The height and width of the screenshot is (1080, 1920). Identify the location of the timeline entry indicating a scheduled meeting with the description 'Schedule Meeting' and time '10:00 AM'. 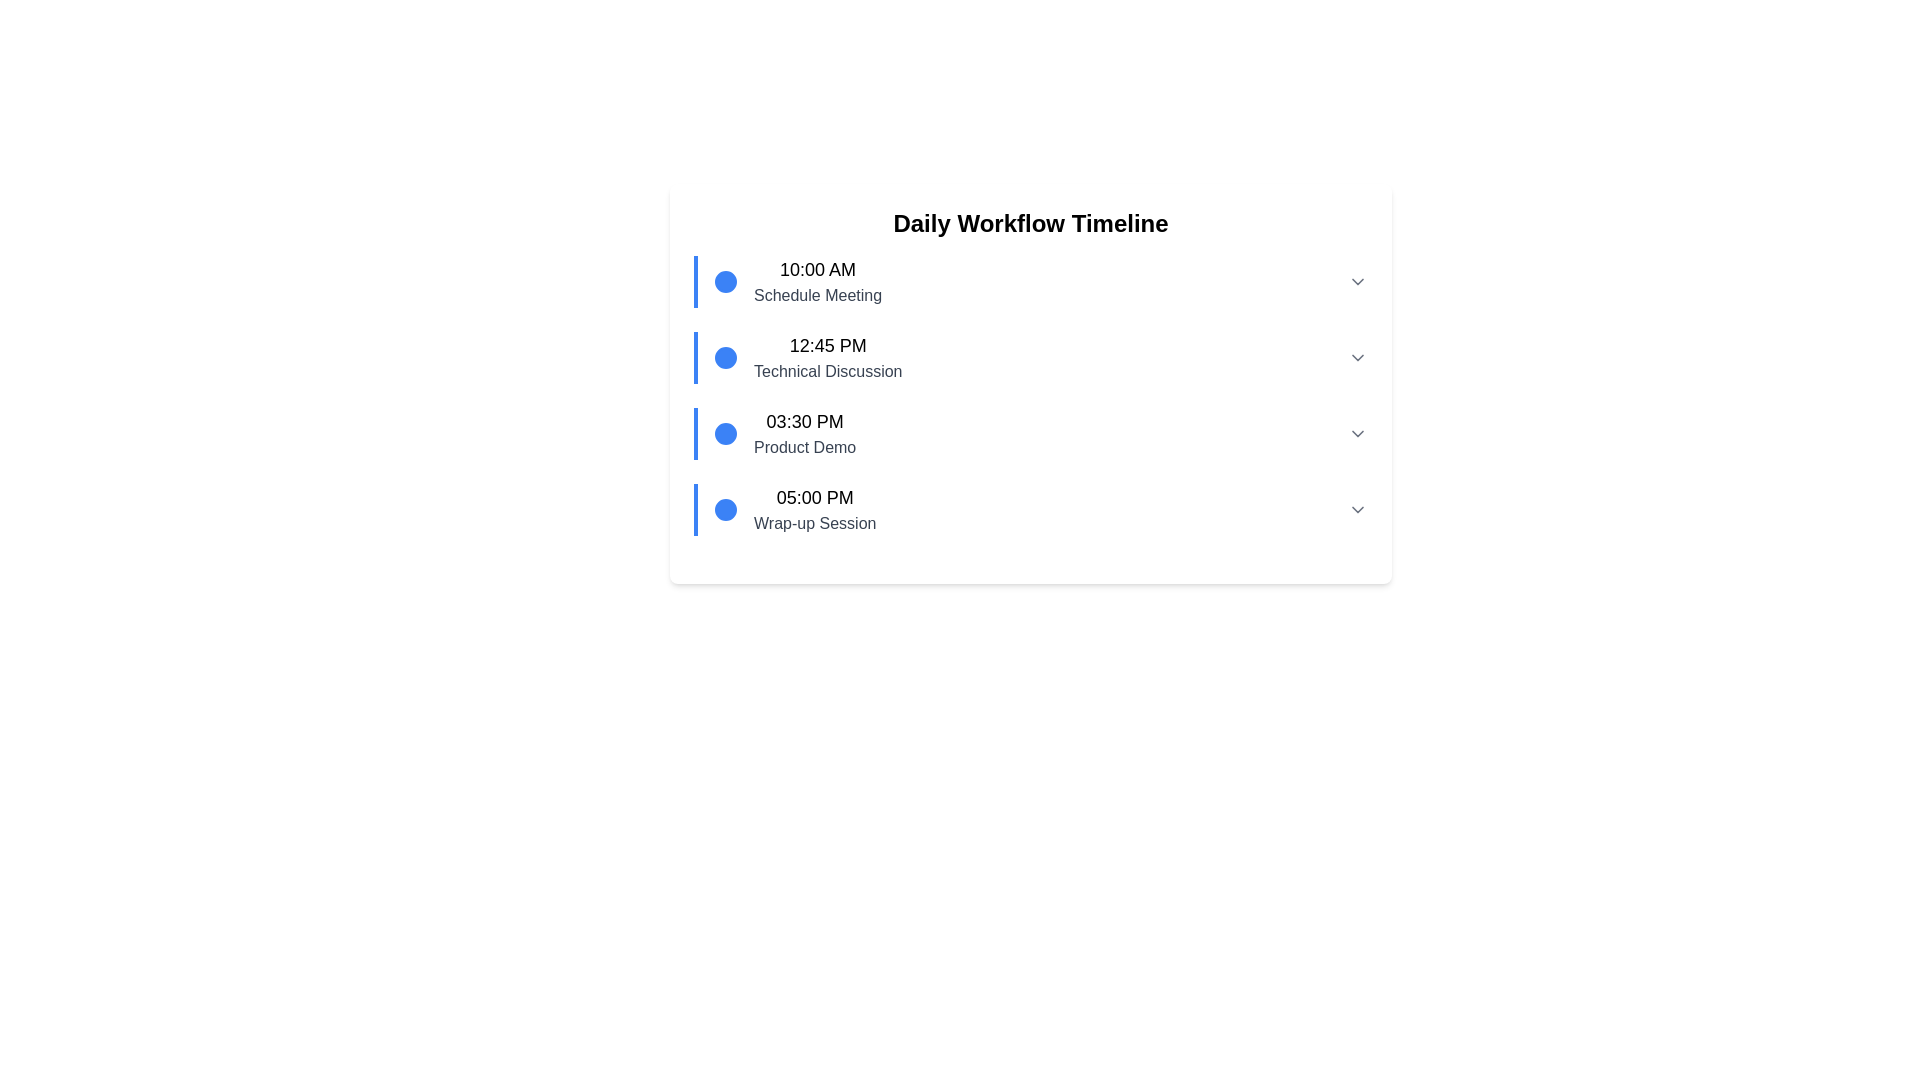
(796, 281).